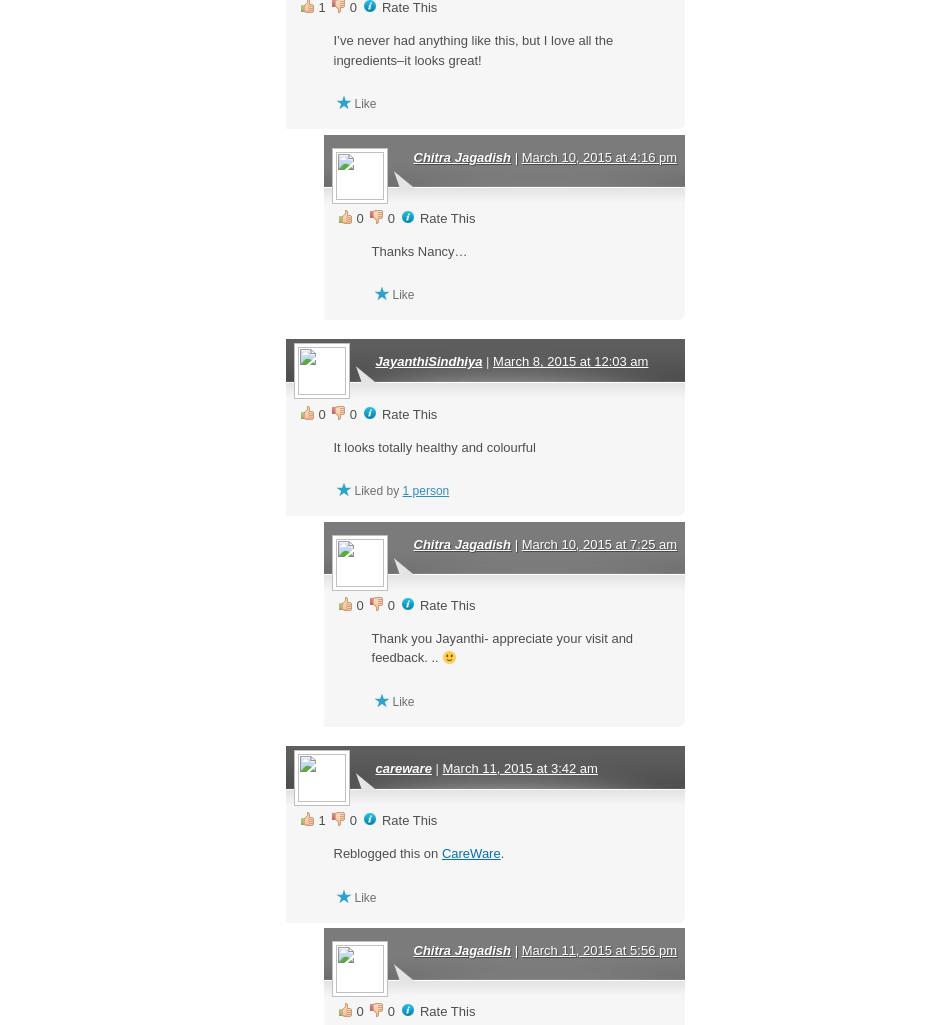  What do you see at coordinates (402, 490) in the screenshot?
I see `'1 person'` at bounding box center [402, 490].